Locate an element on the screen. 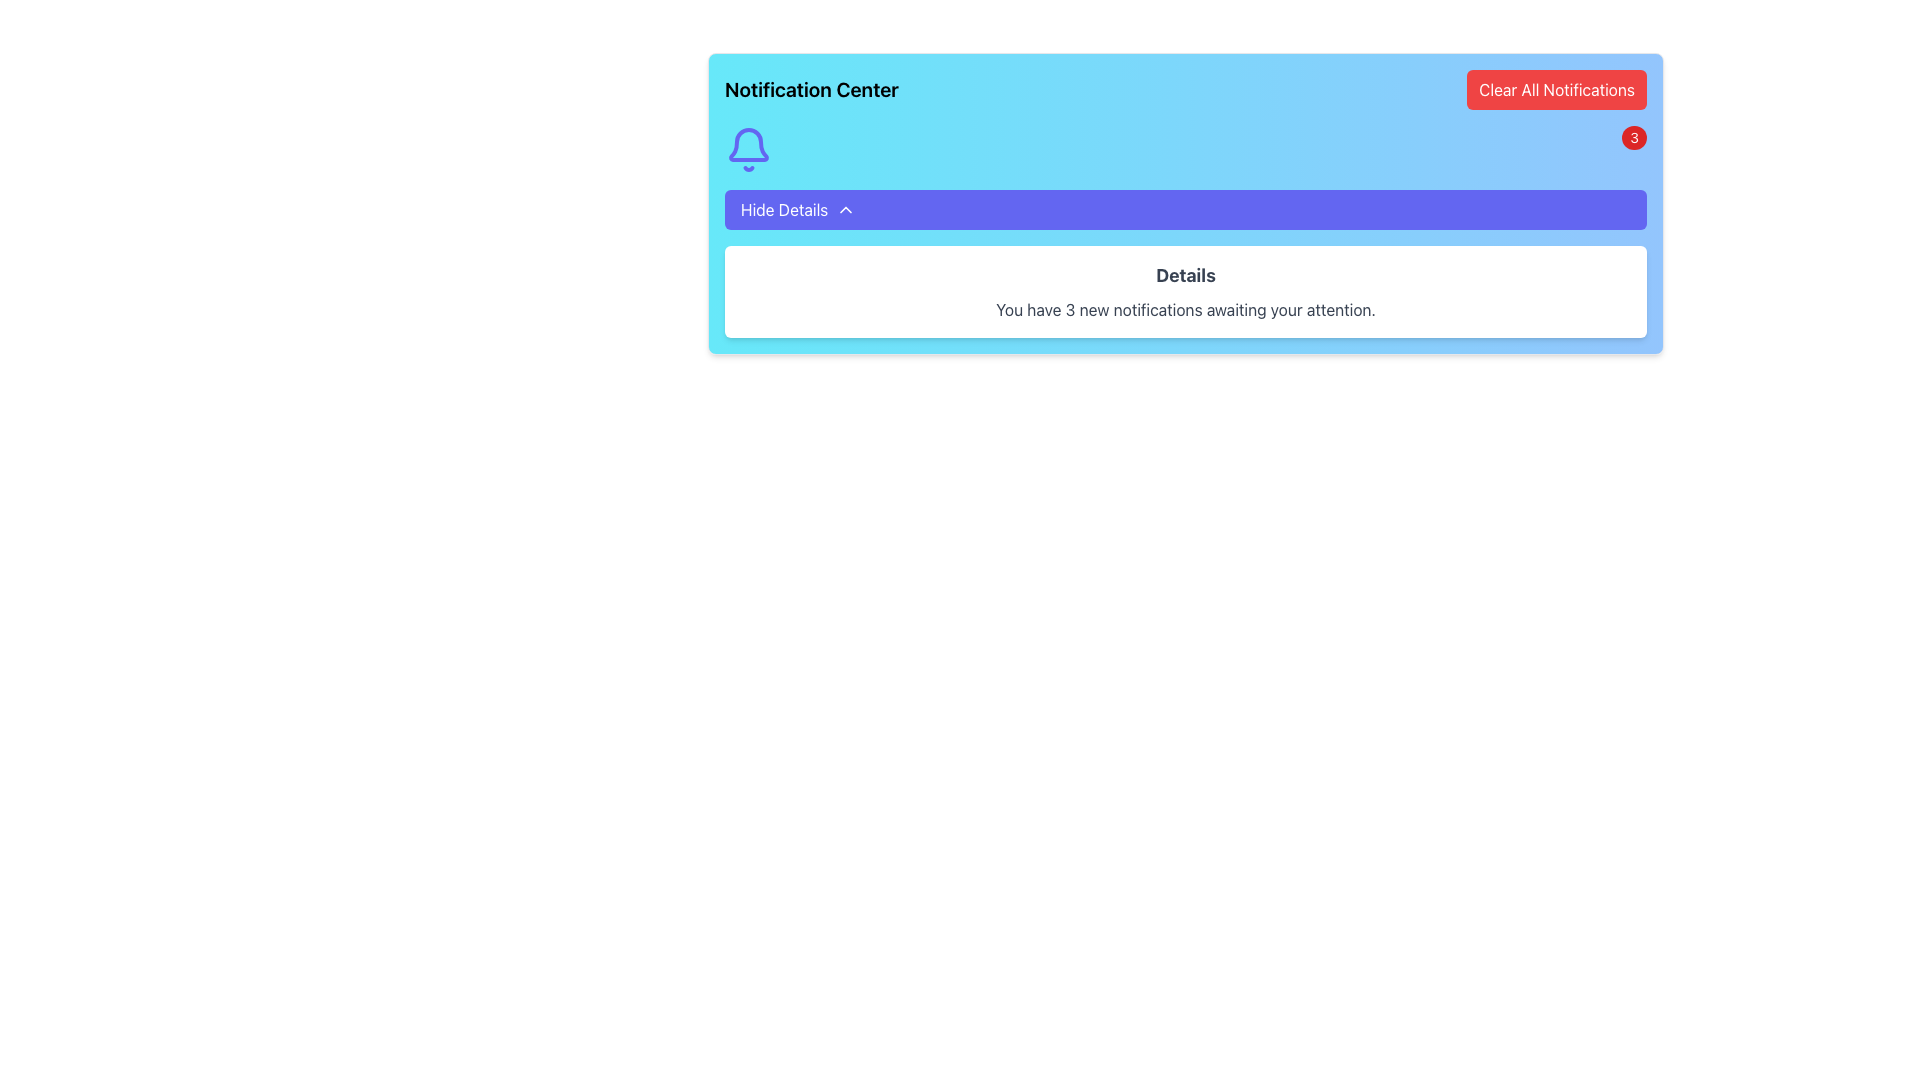  the bell icon in the header section of the notification interface for keyboard interactions is located at coordinates (747, 149).